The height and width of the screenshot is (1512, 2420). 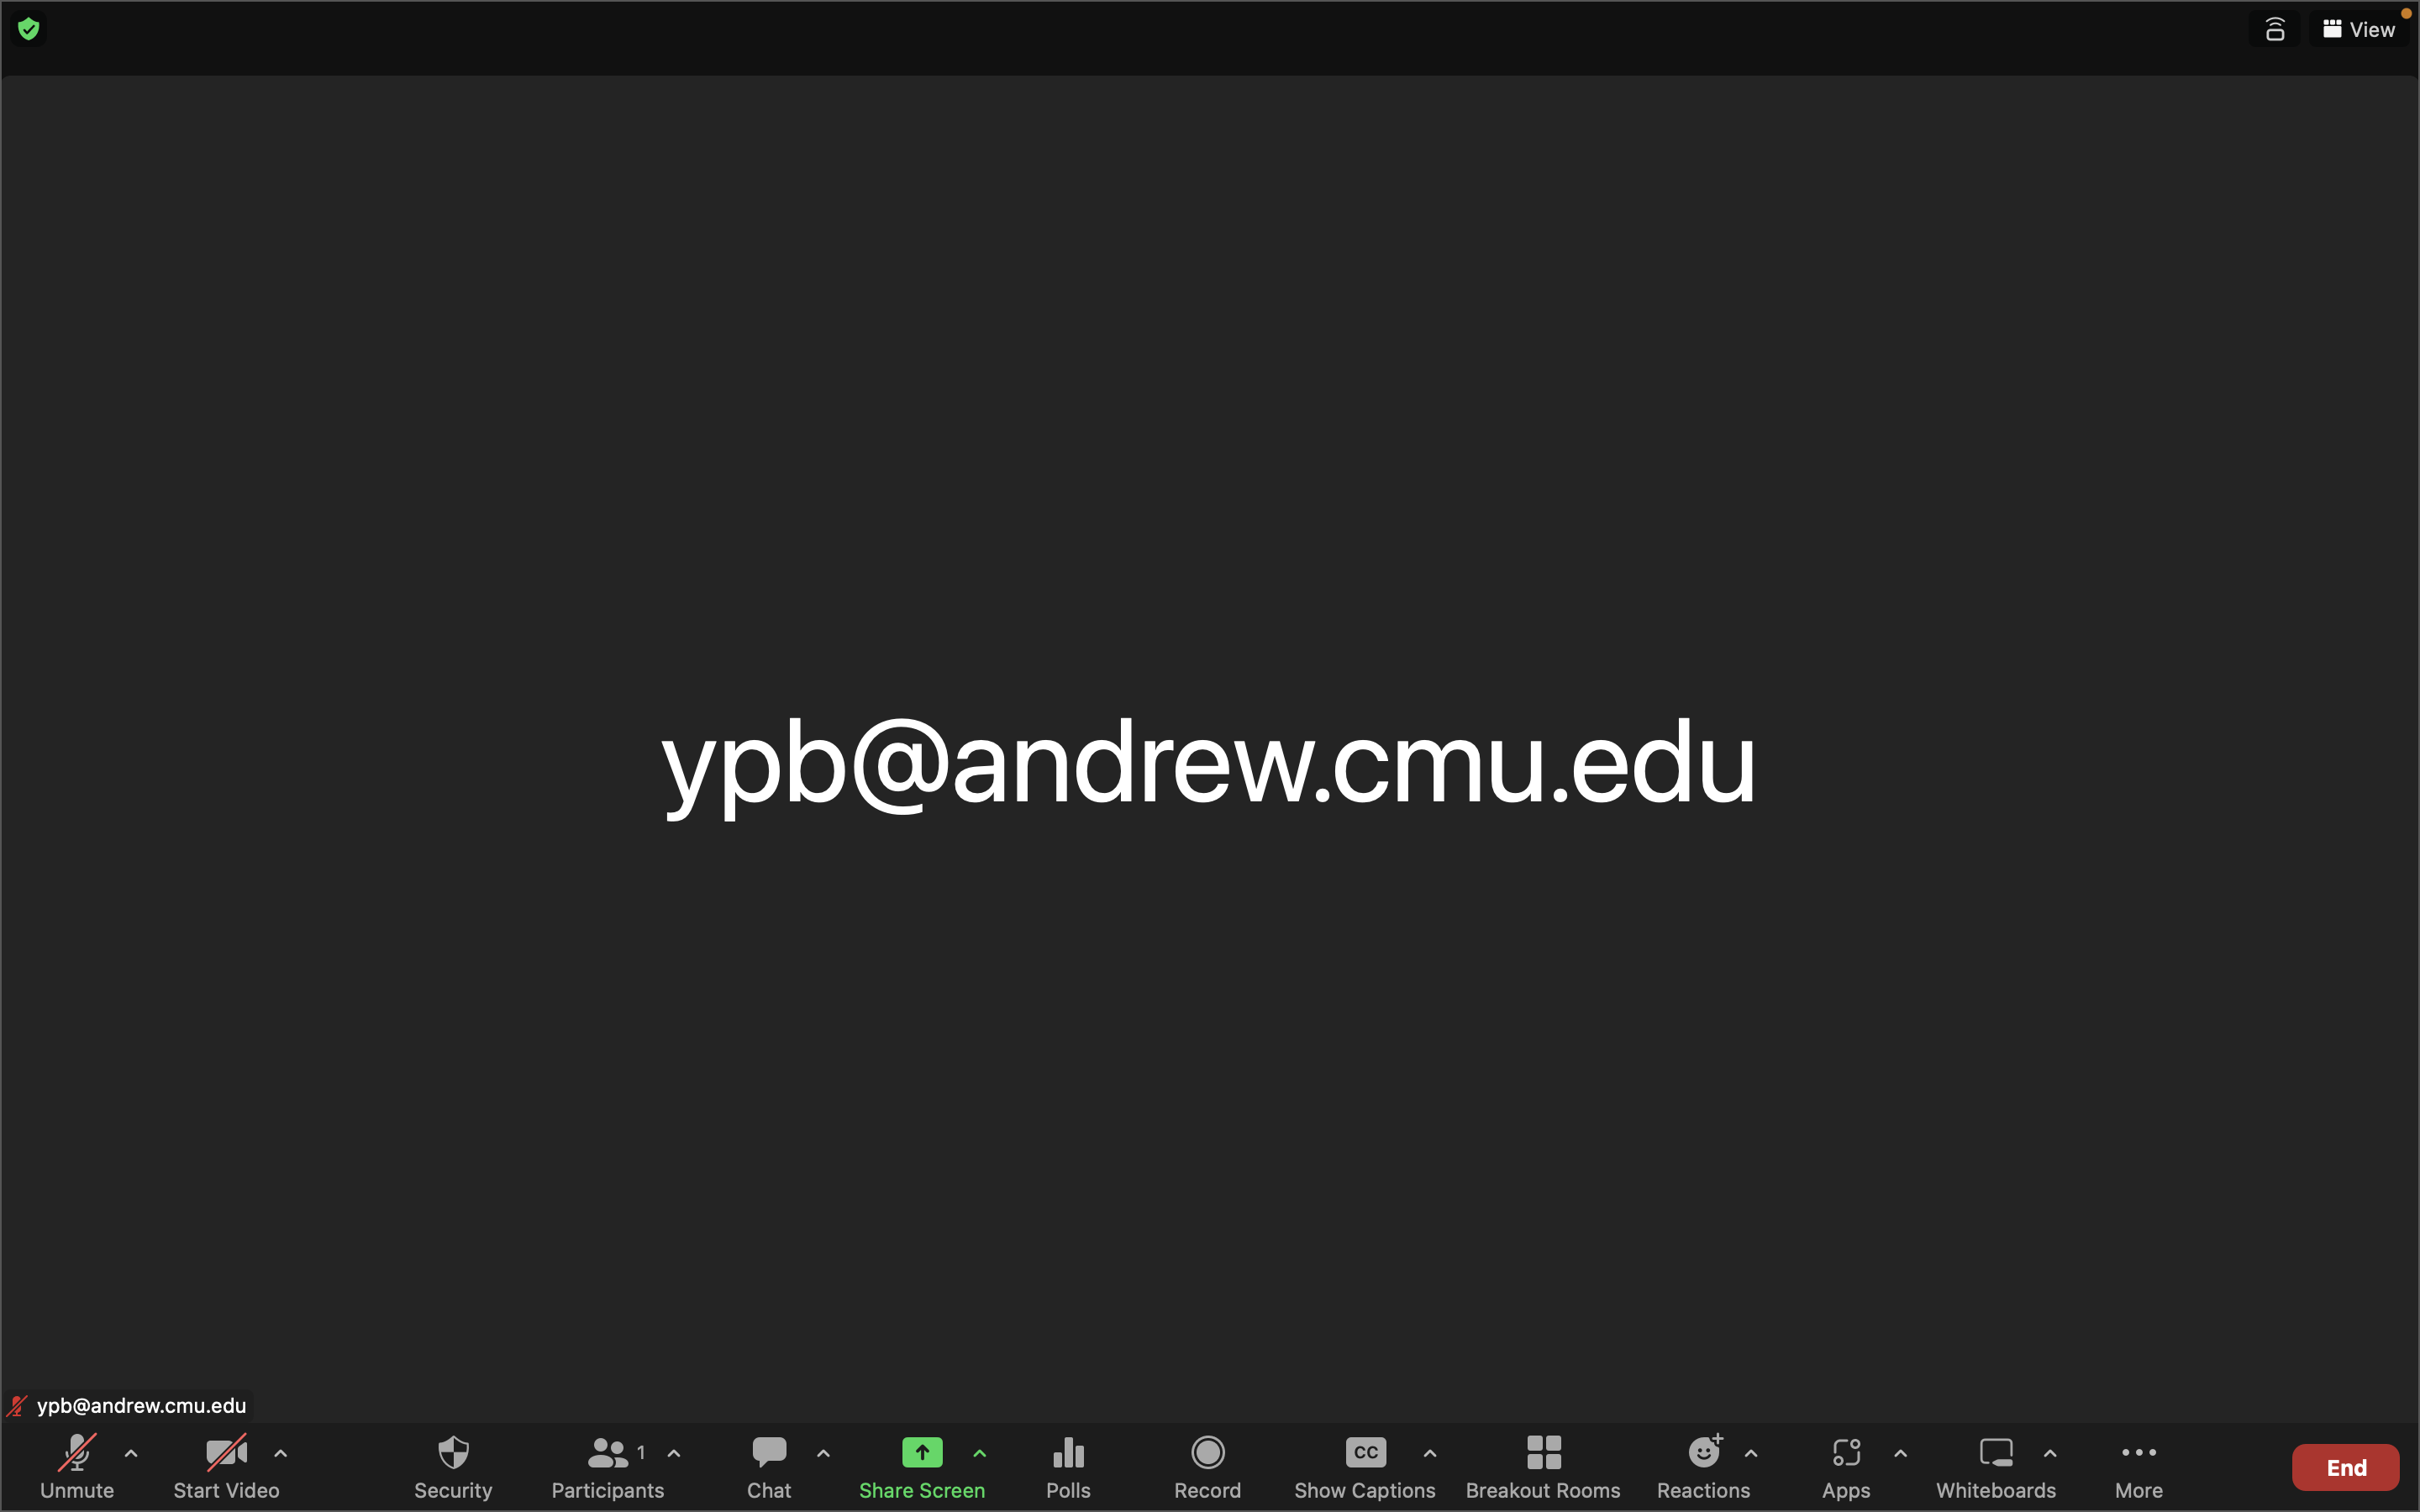 I want to click on layout settings, so click(x=2358, y=29).